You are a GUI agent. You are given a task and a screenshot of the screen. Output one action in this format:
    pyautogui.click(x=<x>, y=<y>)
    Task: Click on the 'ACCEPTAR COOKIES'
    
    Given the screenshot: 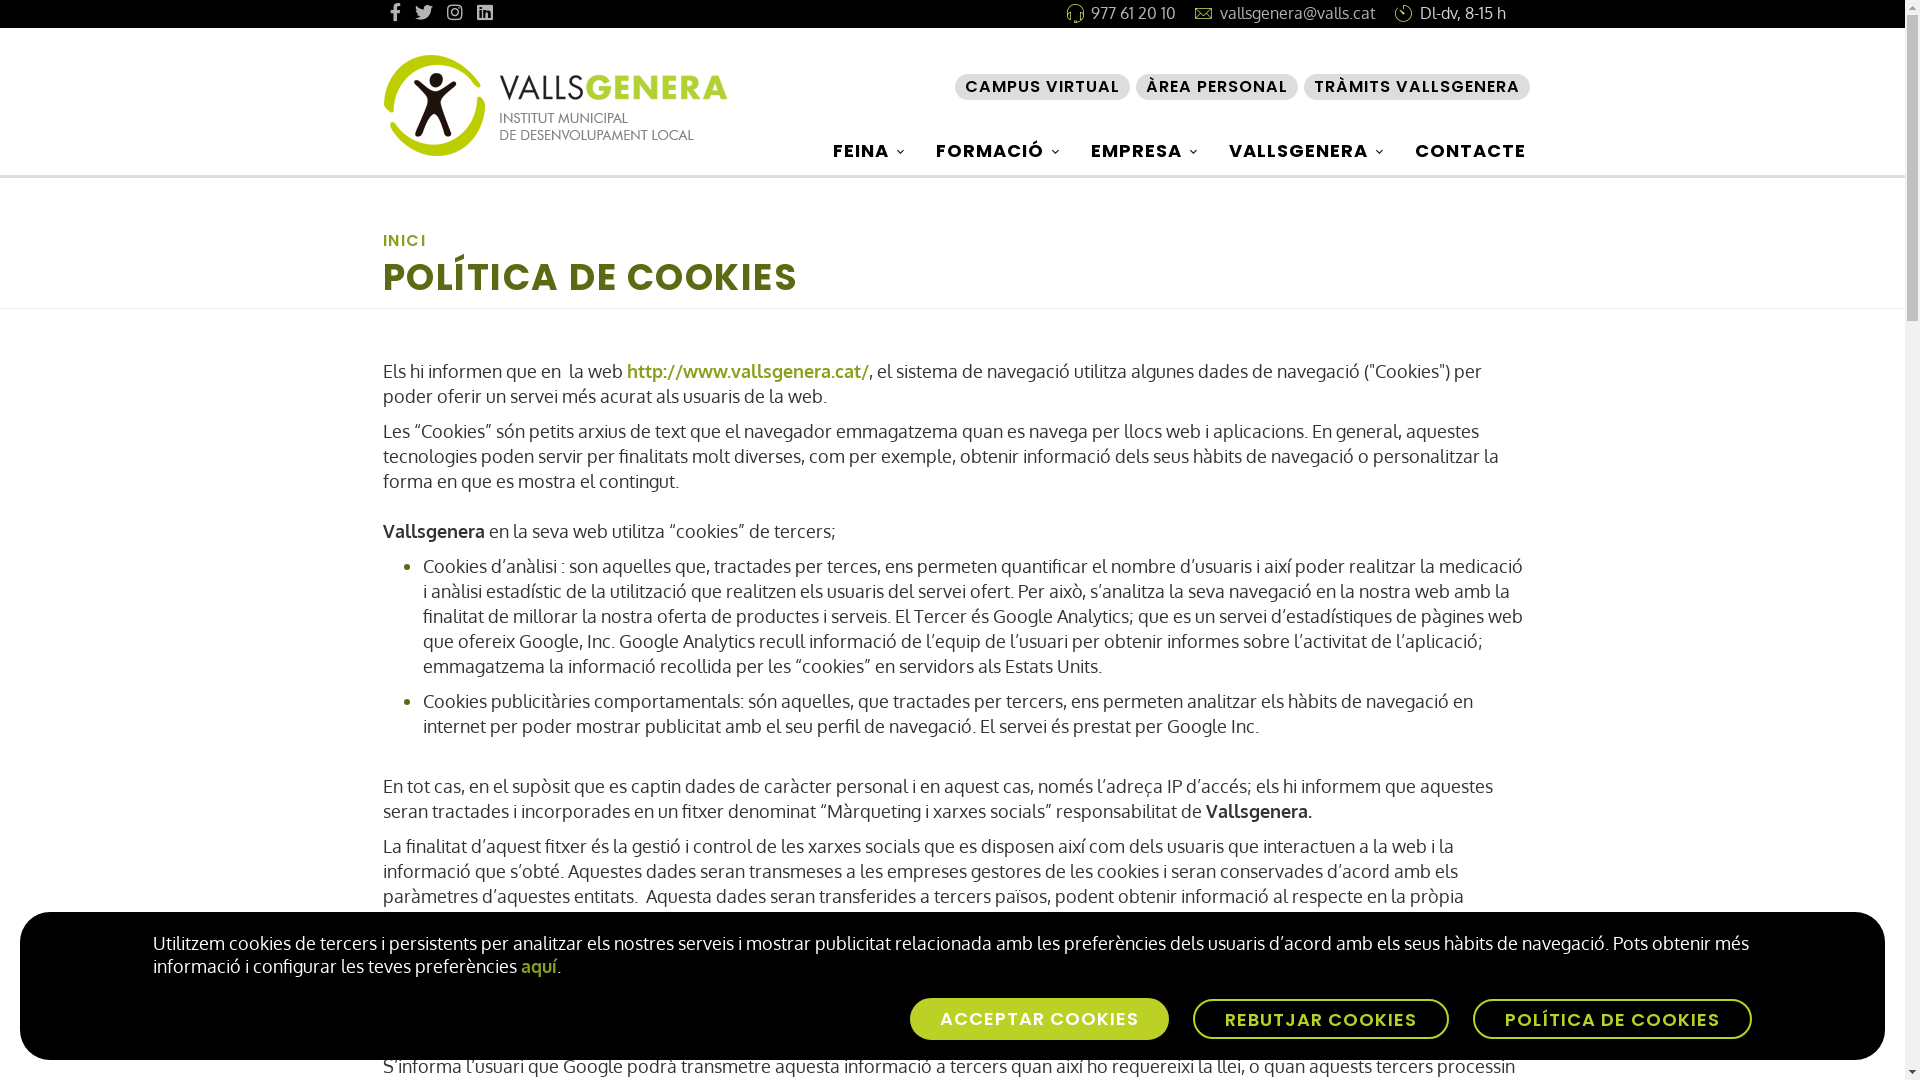 What is the action you would take?
    pyautogui.click(x=1039, y=1018)
    